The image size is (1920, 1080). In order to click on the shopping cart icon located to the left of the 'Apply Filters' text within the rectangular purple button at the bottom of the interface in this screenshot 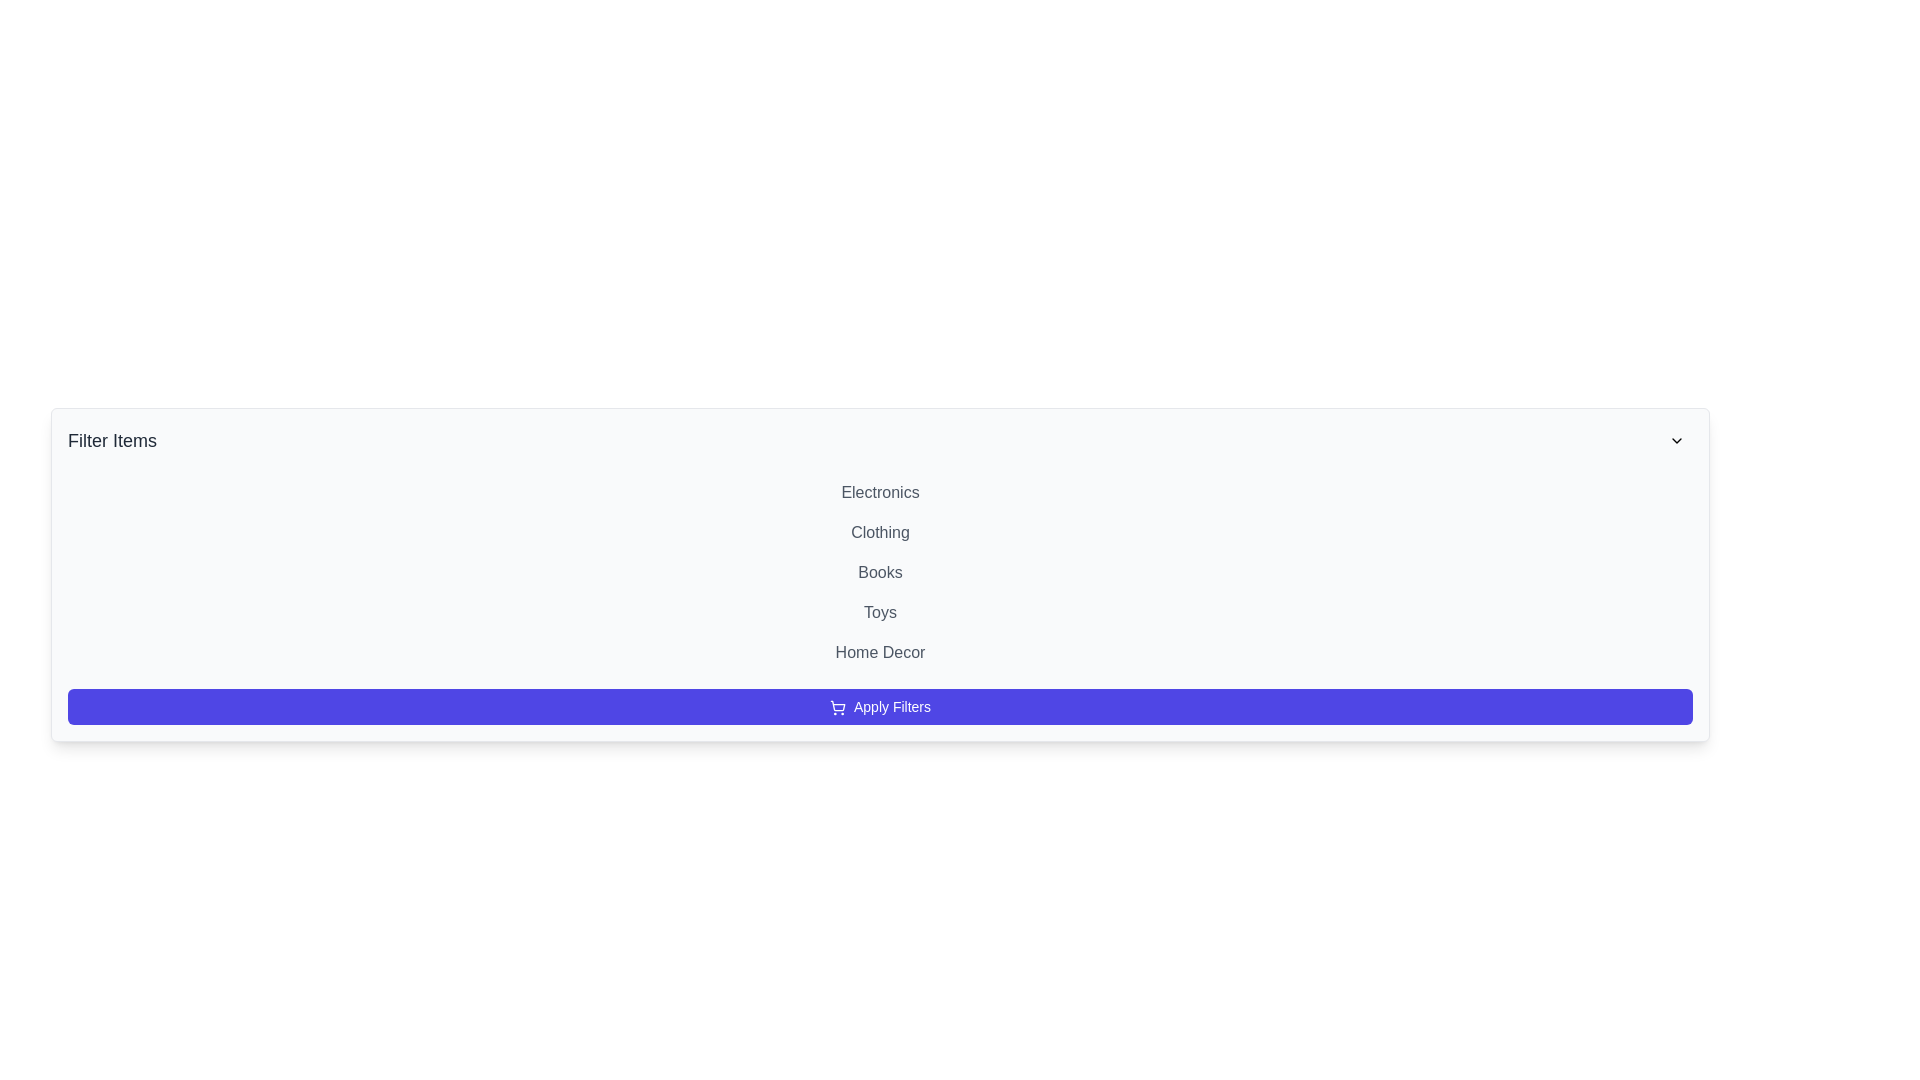, I will do `click(837, 707)`.